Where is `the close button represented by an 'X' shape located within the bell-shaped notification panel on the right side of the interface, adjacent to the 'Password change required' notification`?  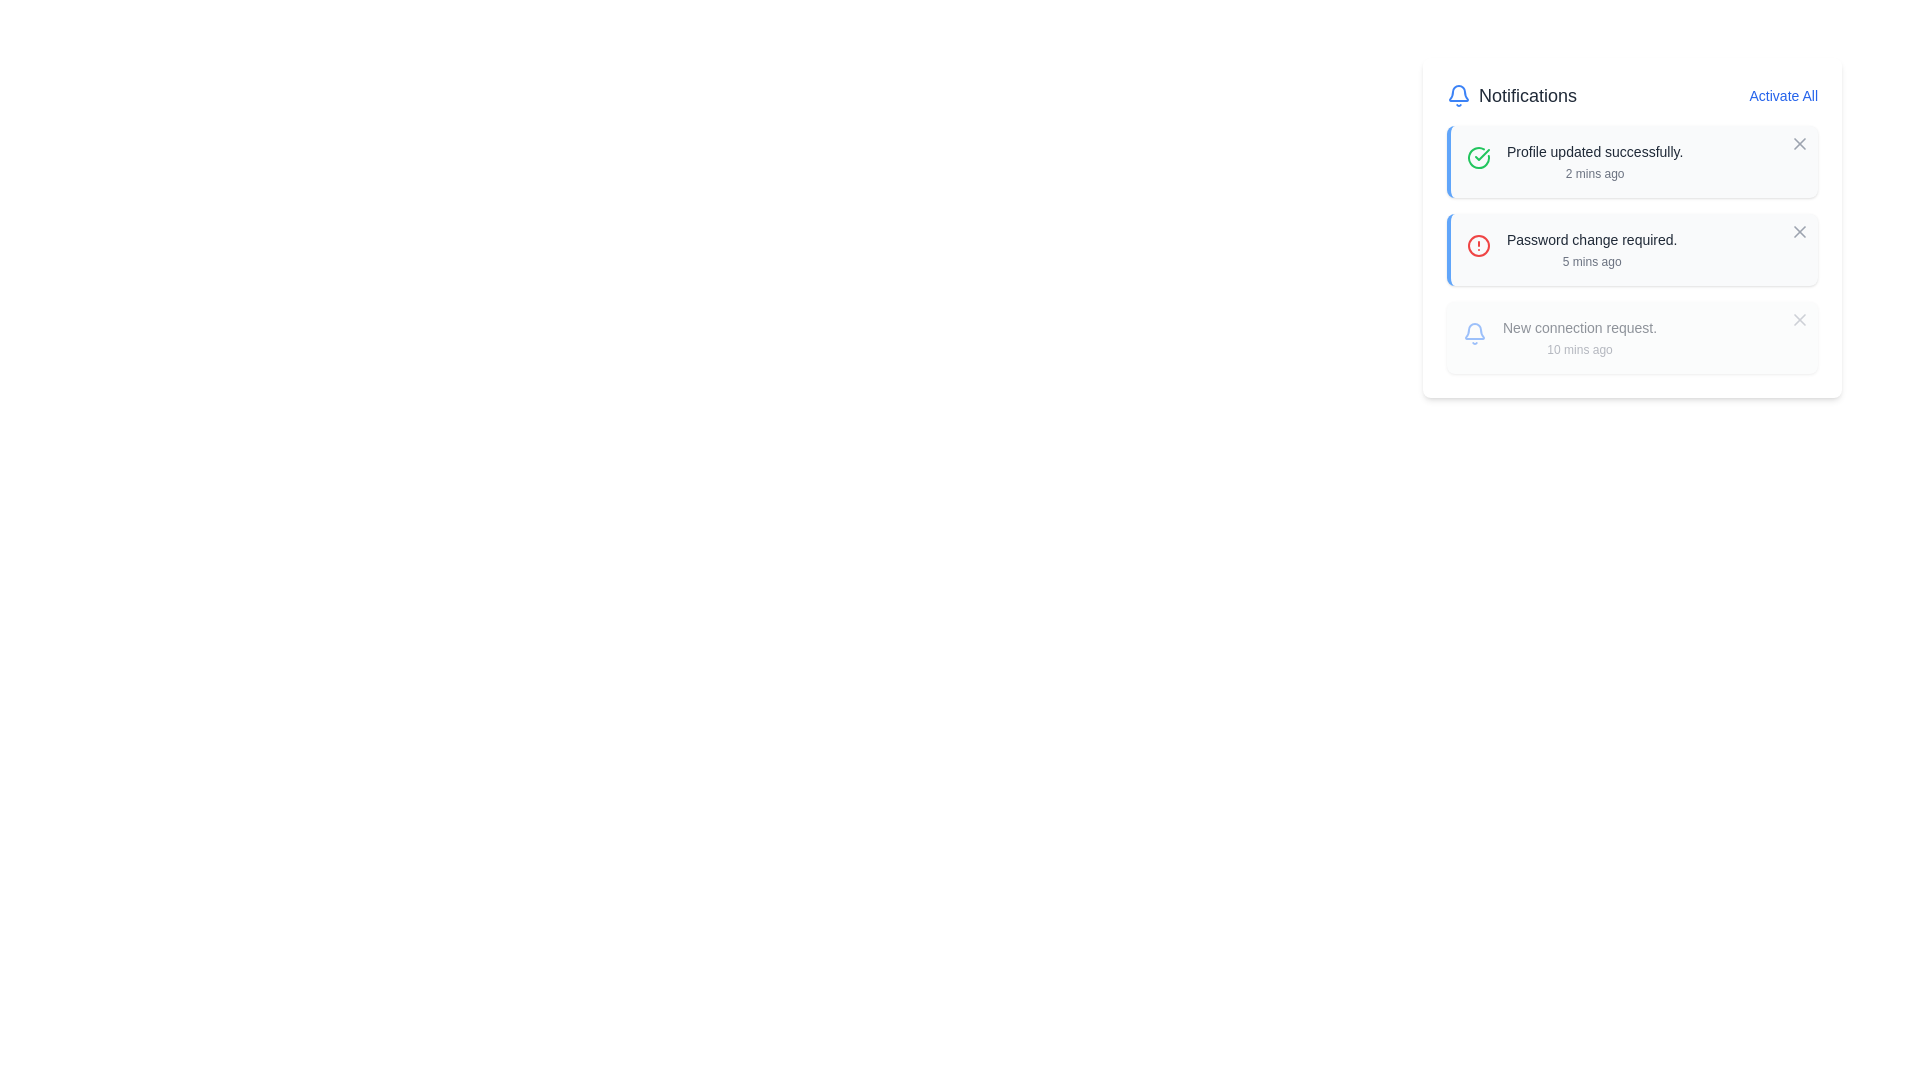 the close button represented by an 'X' shape located within the bell-shaped notification panel on the right side of the interface, adjacent to the 'Password change required' notification is located at coordinates (1800, 230).